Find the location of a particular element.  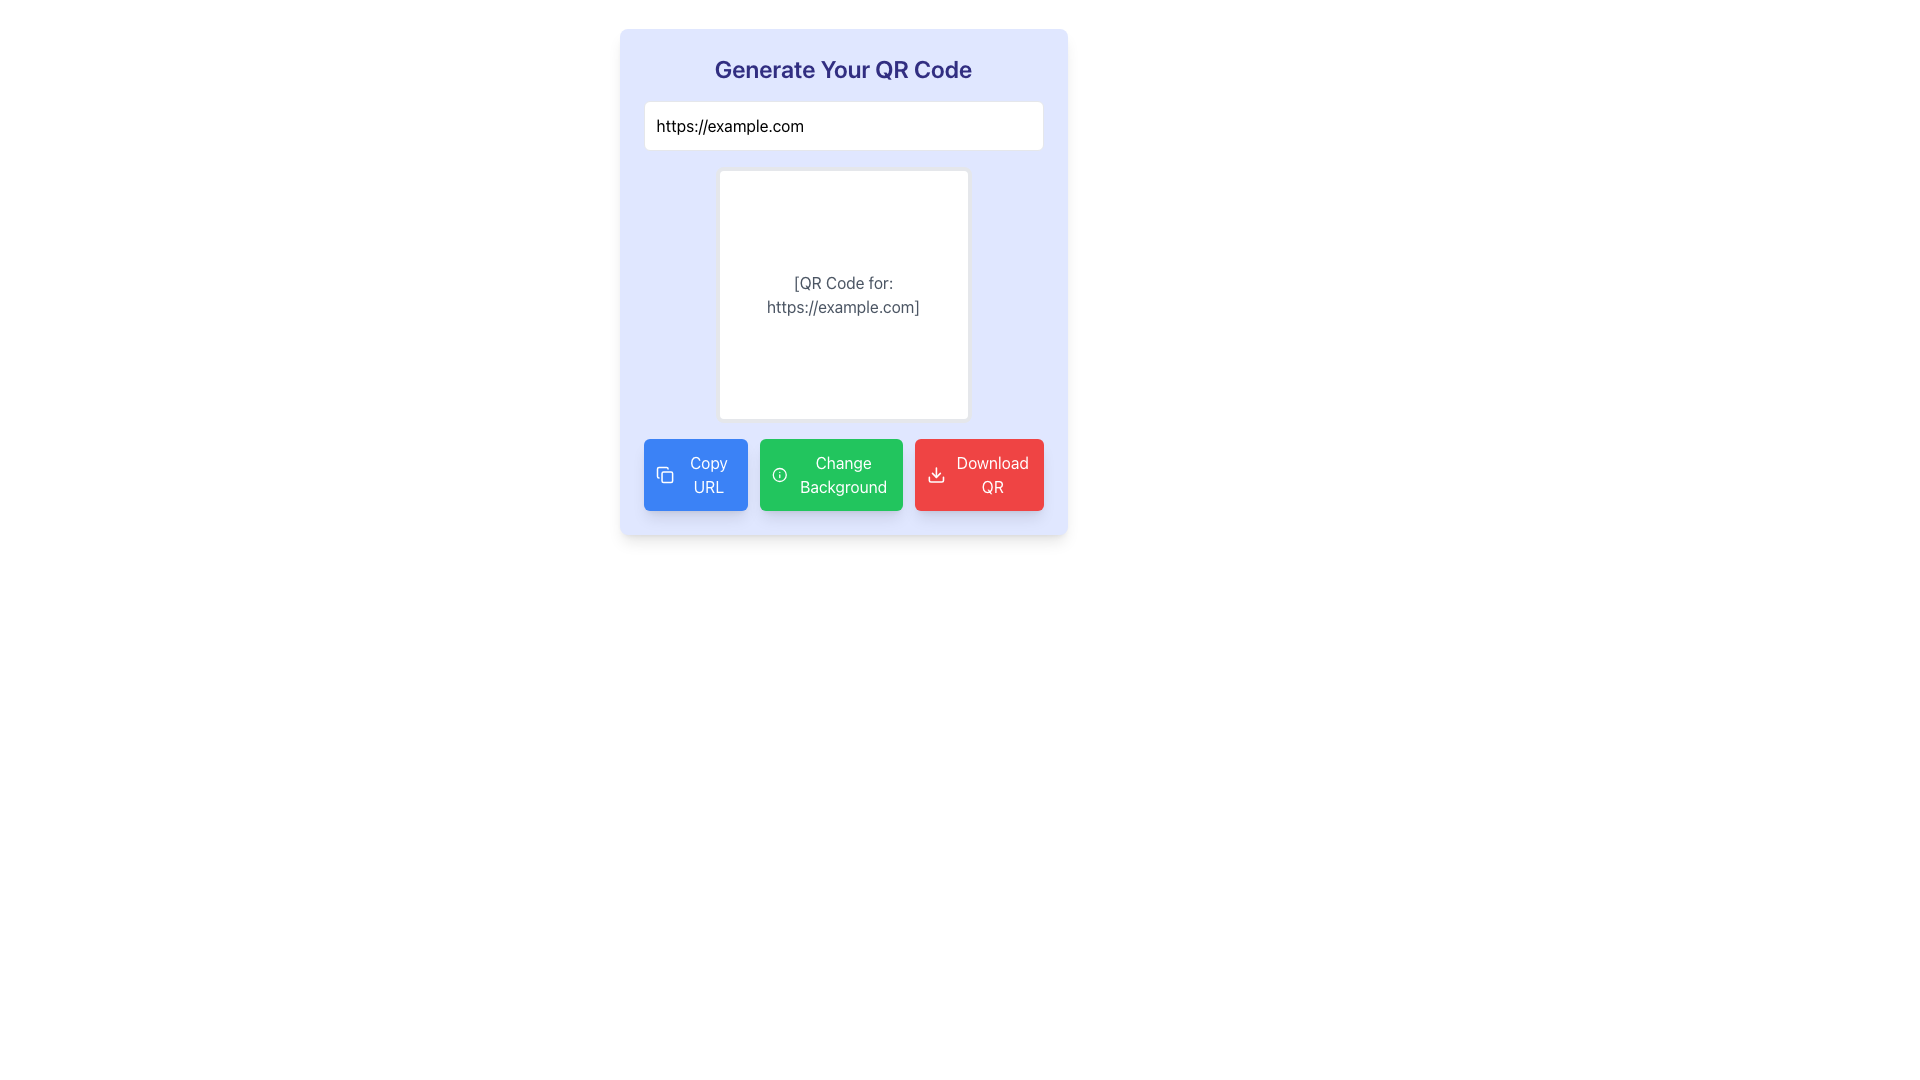

the green rectangular button labeled 'Change Background' with an information icon is located at coordinates (831, 474).